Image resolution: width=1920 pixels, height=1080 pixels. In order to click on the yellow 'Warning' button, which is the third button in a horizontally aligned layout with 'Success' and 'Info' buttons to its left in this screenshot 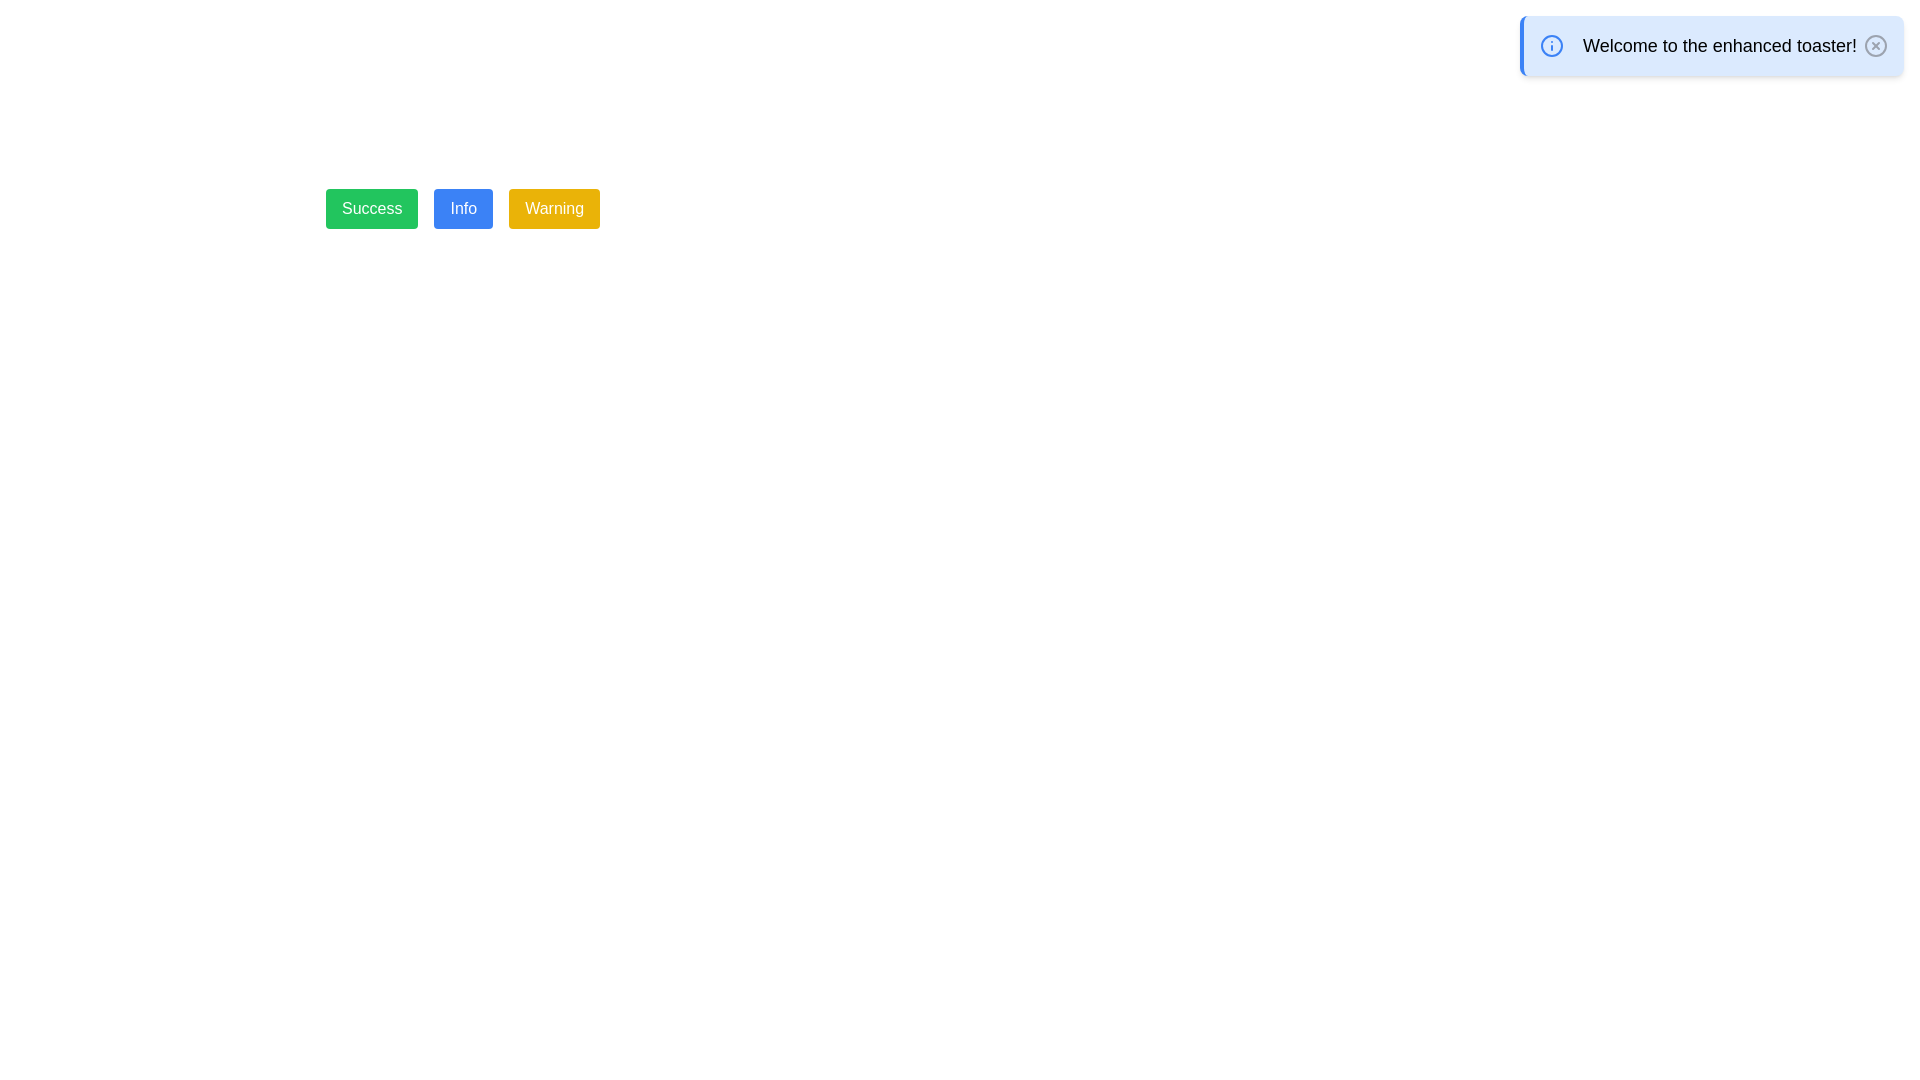, I will do `click(533, 216)`.